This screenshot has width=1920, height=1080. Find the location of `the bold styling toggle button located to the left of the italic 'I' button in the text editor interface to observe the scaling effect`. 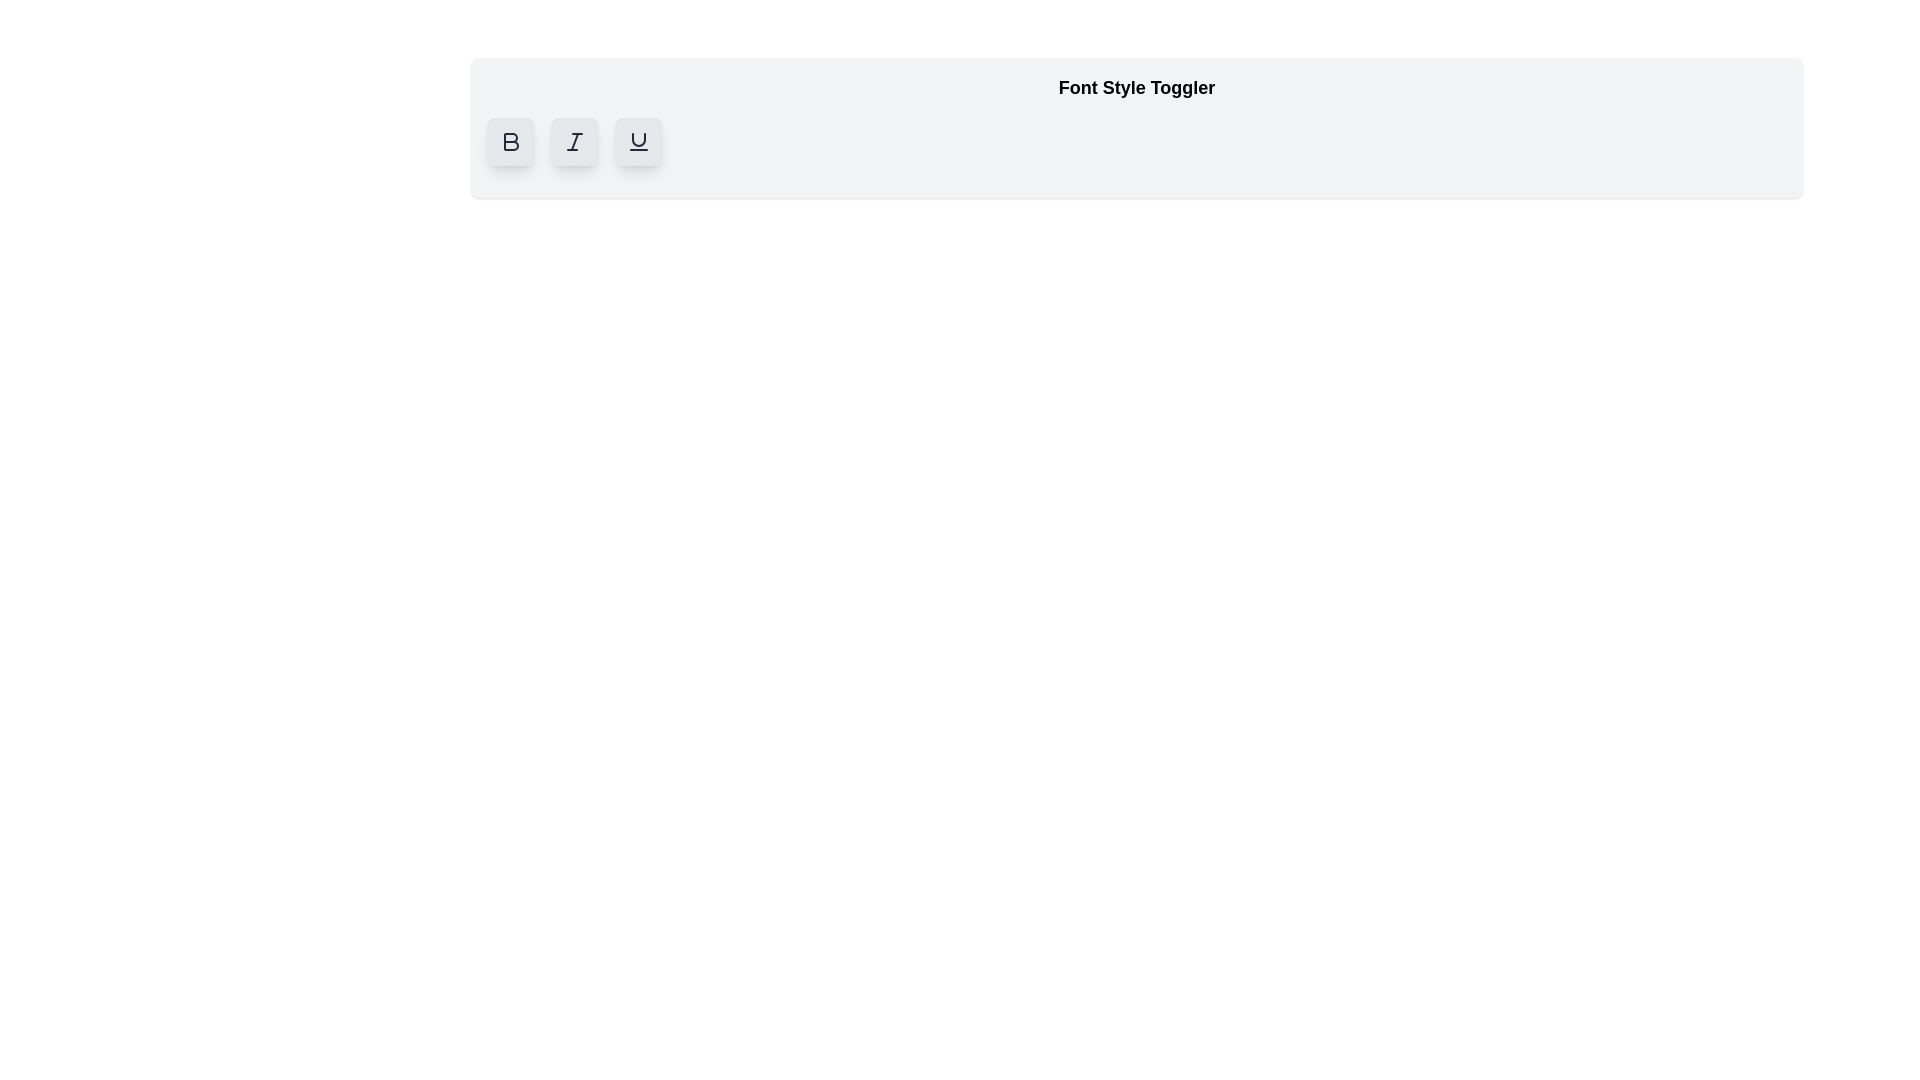

the bold styling toggle button located to the left of the italic 'I' button in the text editor interface to observe the scaling effect is located at coordinates (510, 141).